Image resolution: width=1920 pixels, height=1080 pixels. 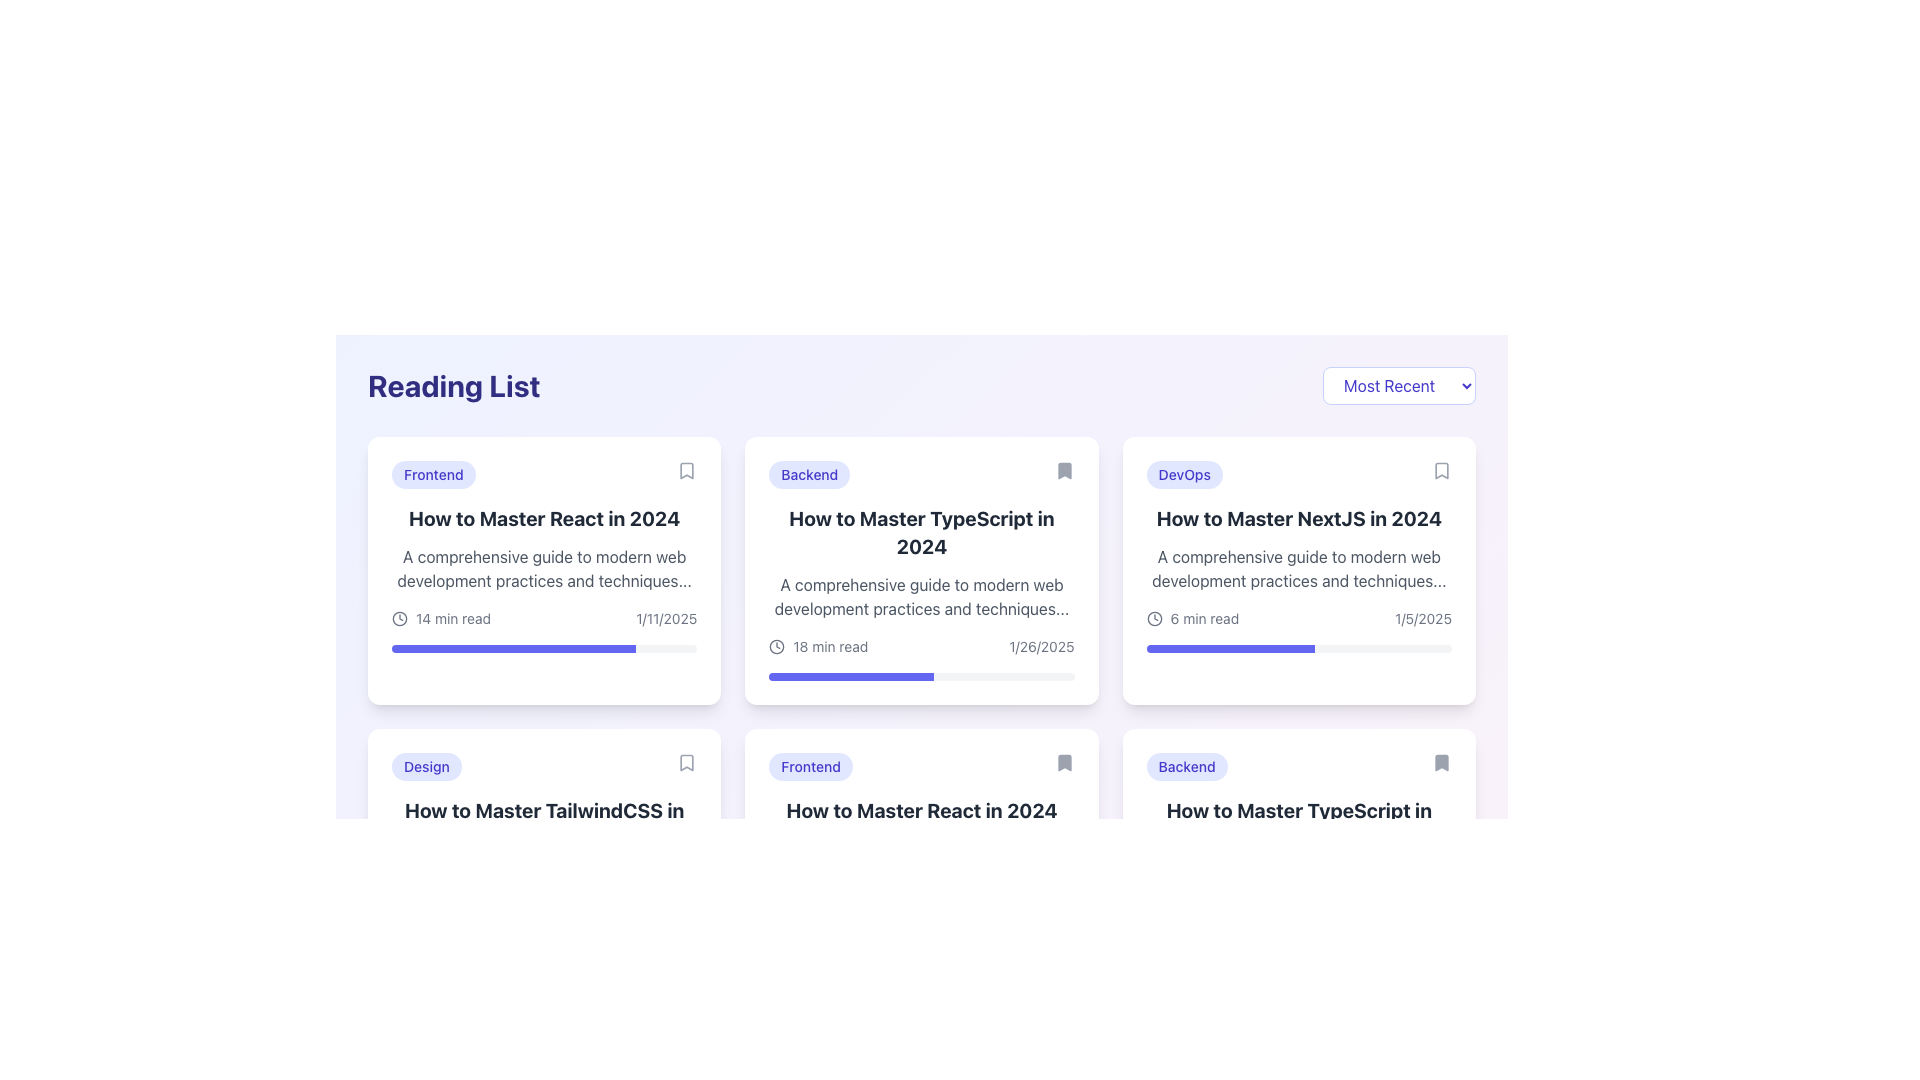 I want to click on the bookmark icon button located in the top-right corner of the 'Frontend' card, adjacent to the heading 'How to Master React in 2024', so click(x=687, y=470).